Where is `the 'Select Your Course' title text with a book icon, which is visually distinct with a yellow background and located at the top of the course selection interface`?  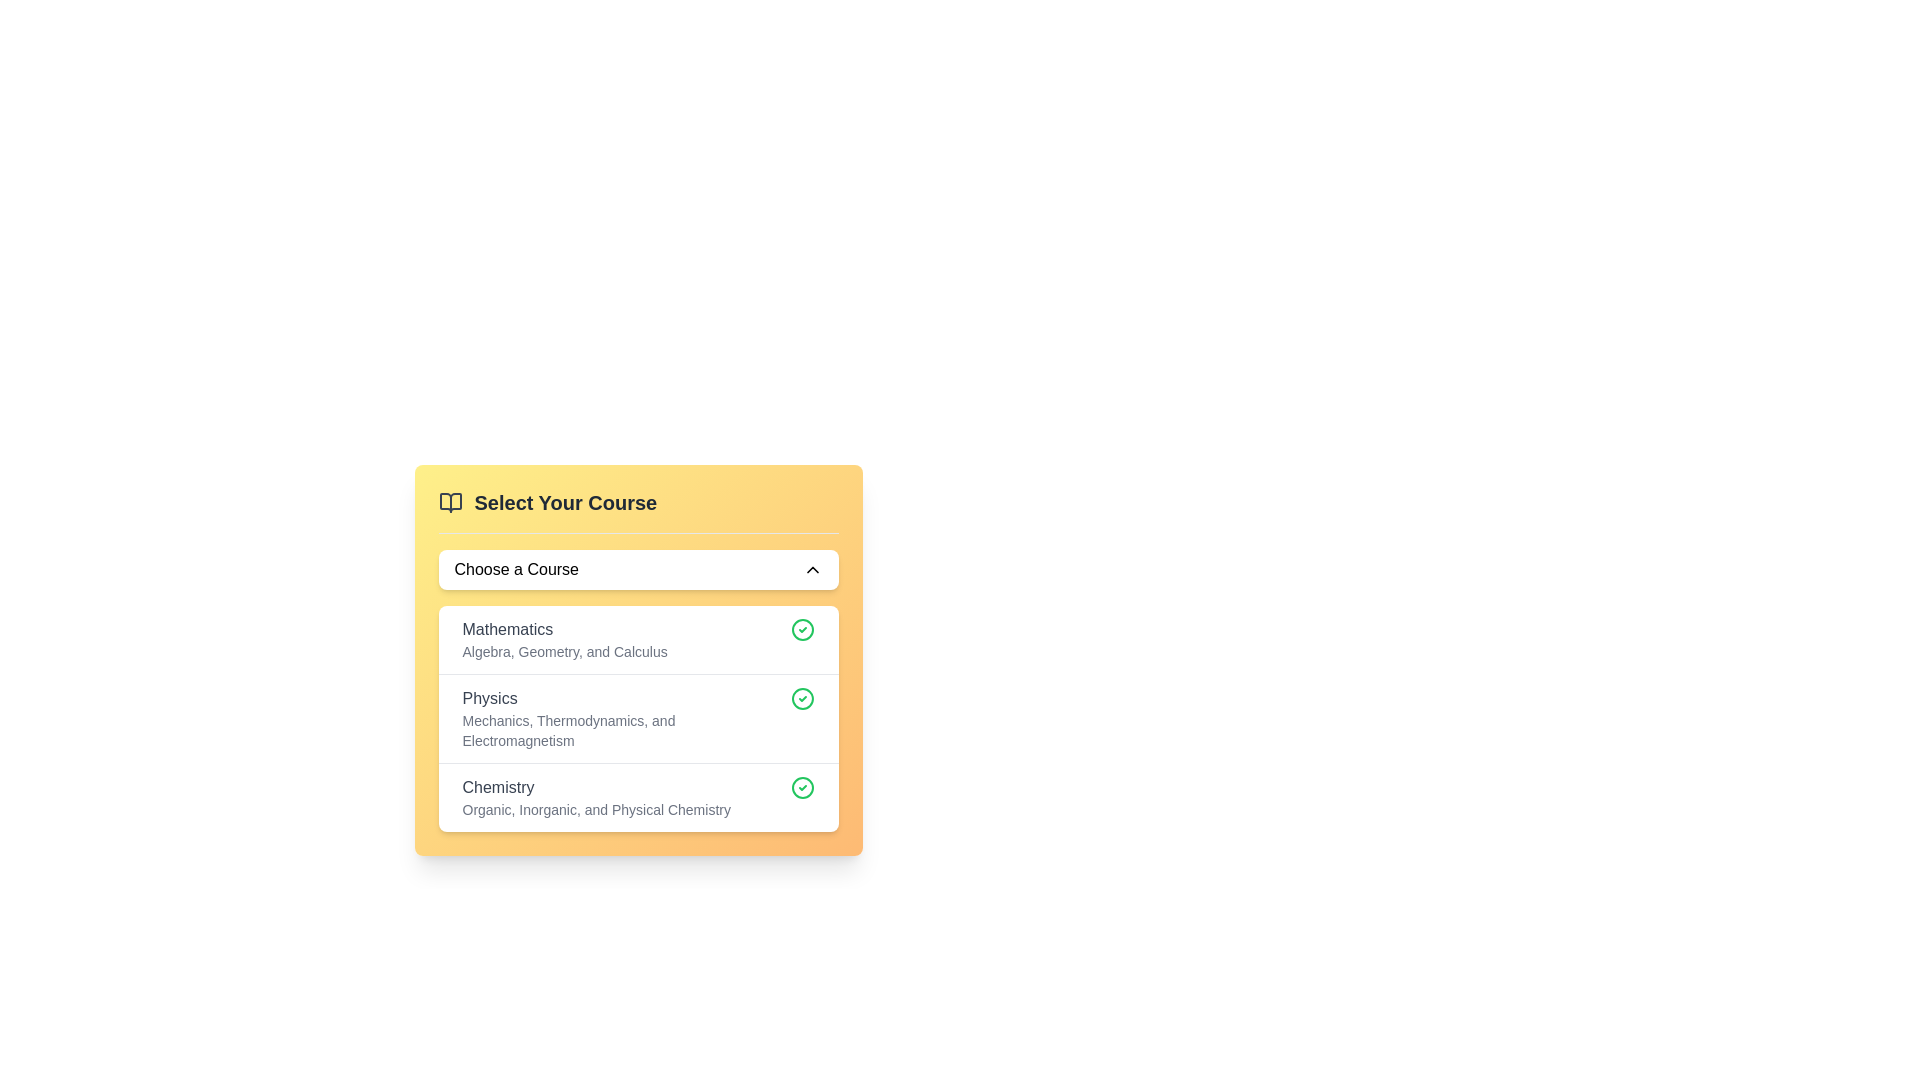
the 'Select Your Course' title text with a book icon, which is visually distinct with a yellow background and located at the top of the course selection interface is located at coordinates (637, 510).